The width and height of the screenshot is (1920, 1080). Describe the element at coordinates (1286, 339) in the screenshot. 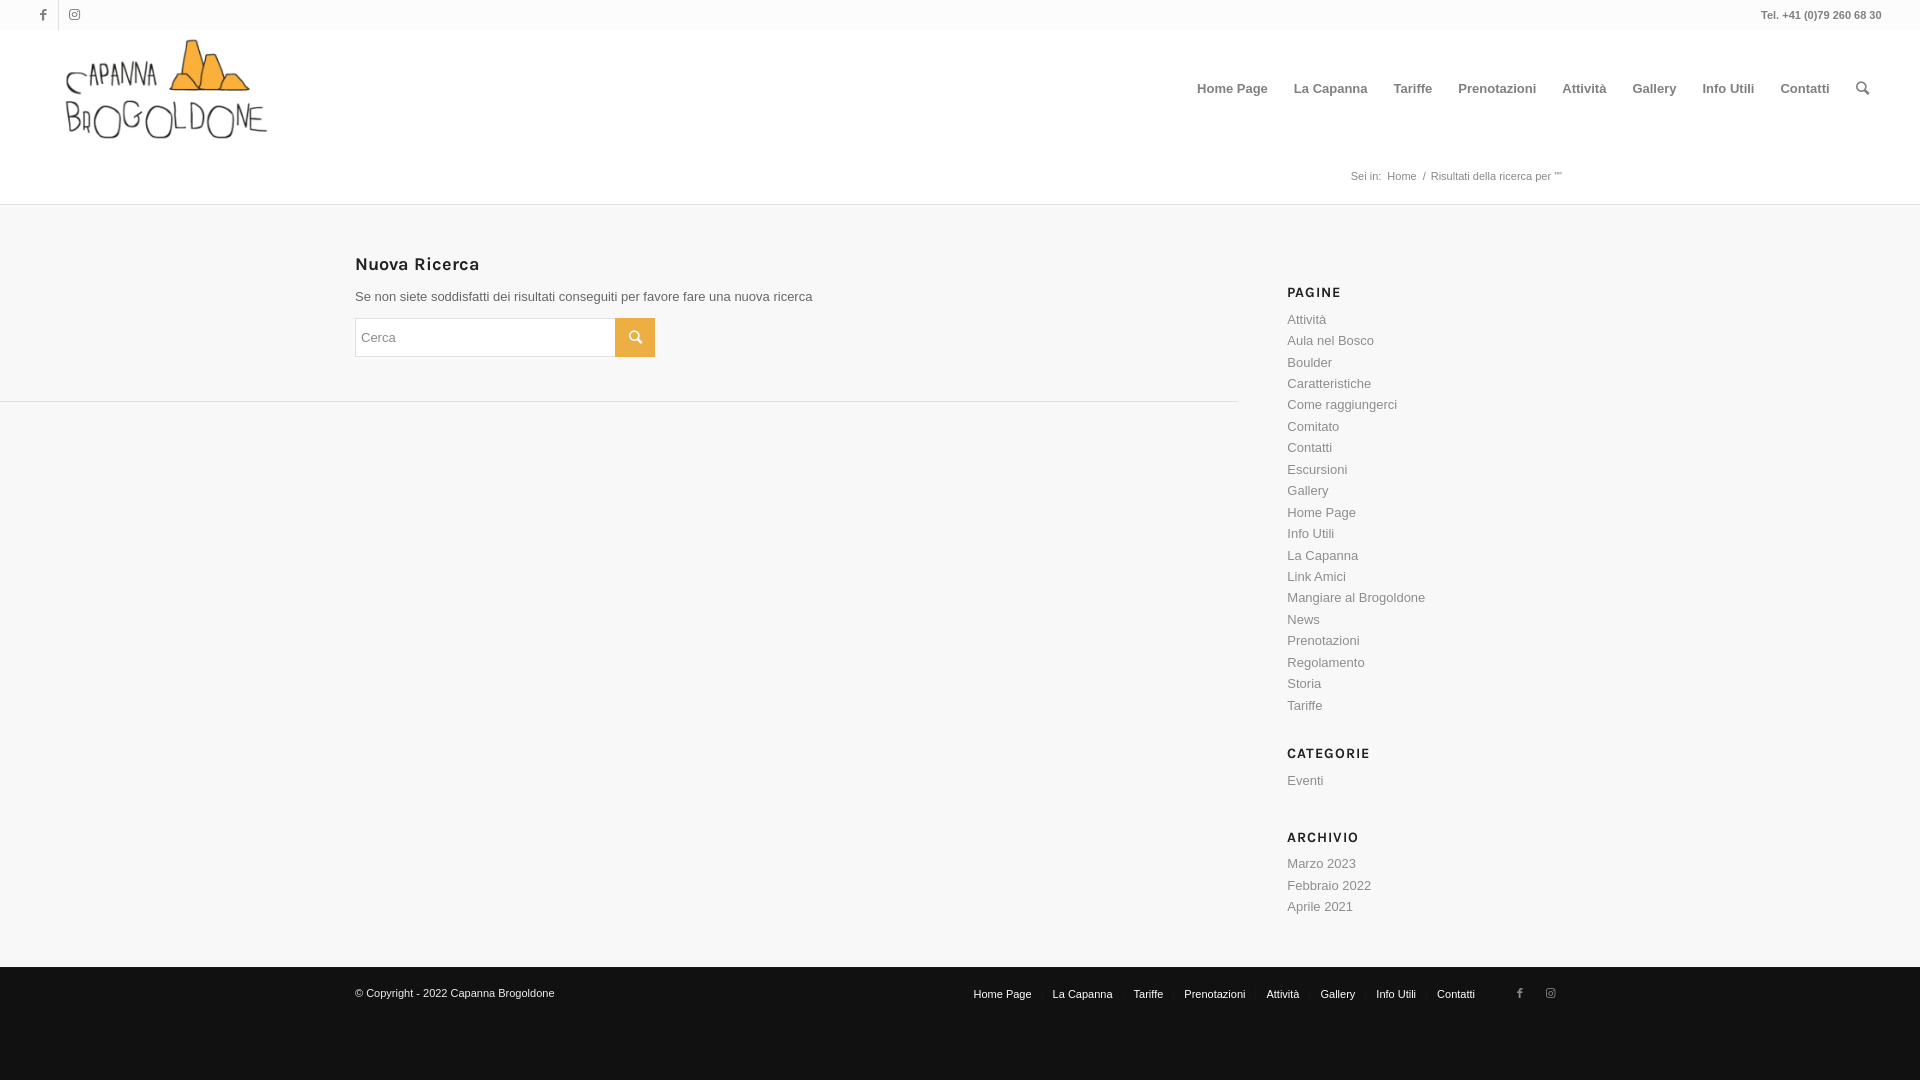

I see `'Aula nel Bosco'` at that location.